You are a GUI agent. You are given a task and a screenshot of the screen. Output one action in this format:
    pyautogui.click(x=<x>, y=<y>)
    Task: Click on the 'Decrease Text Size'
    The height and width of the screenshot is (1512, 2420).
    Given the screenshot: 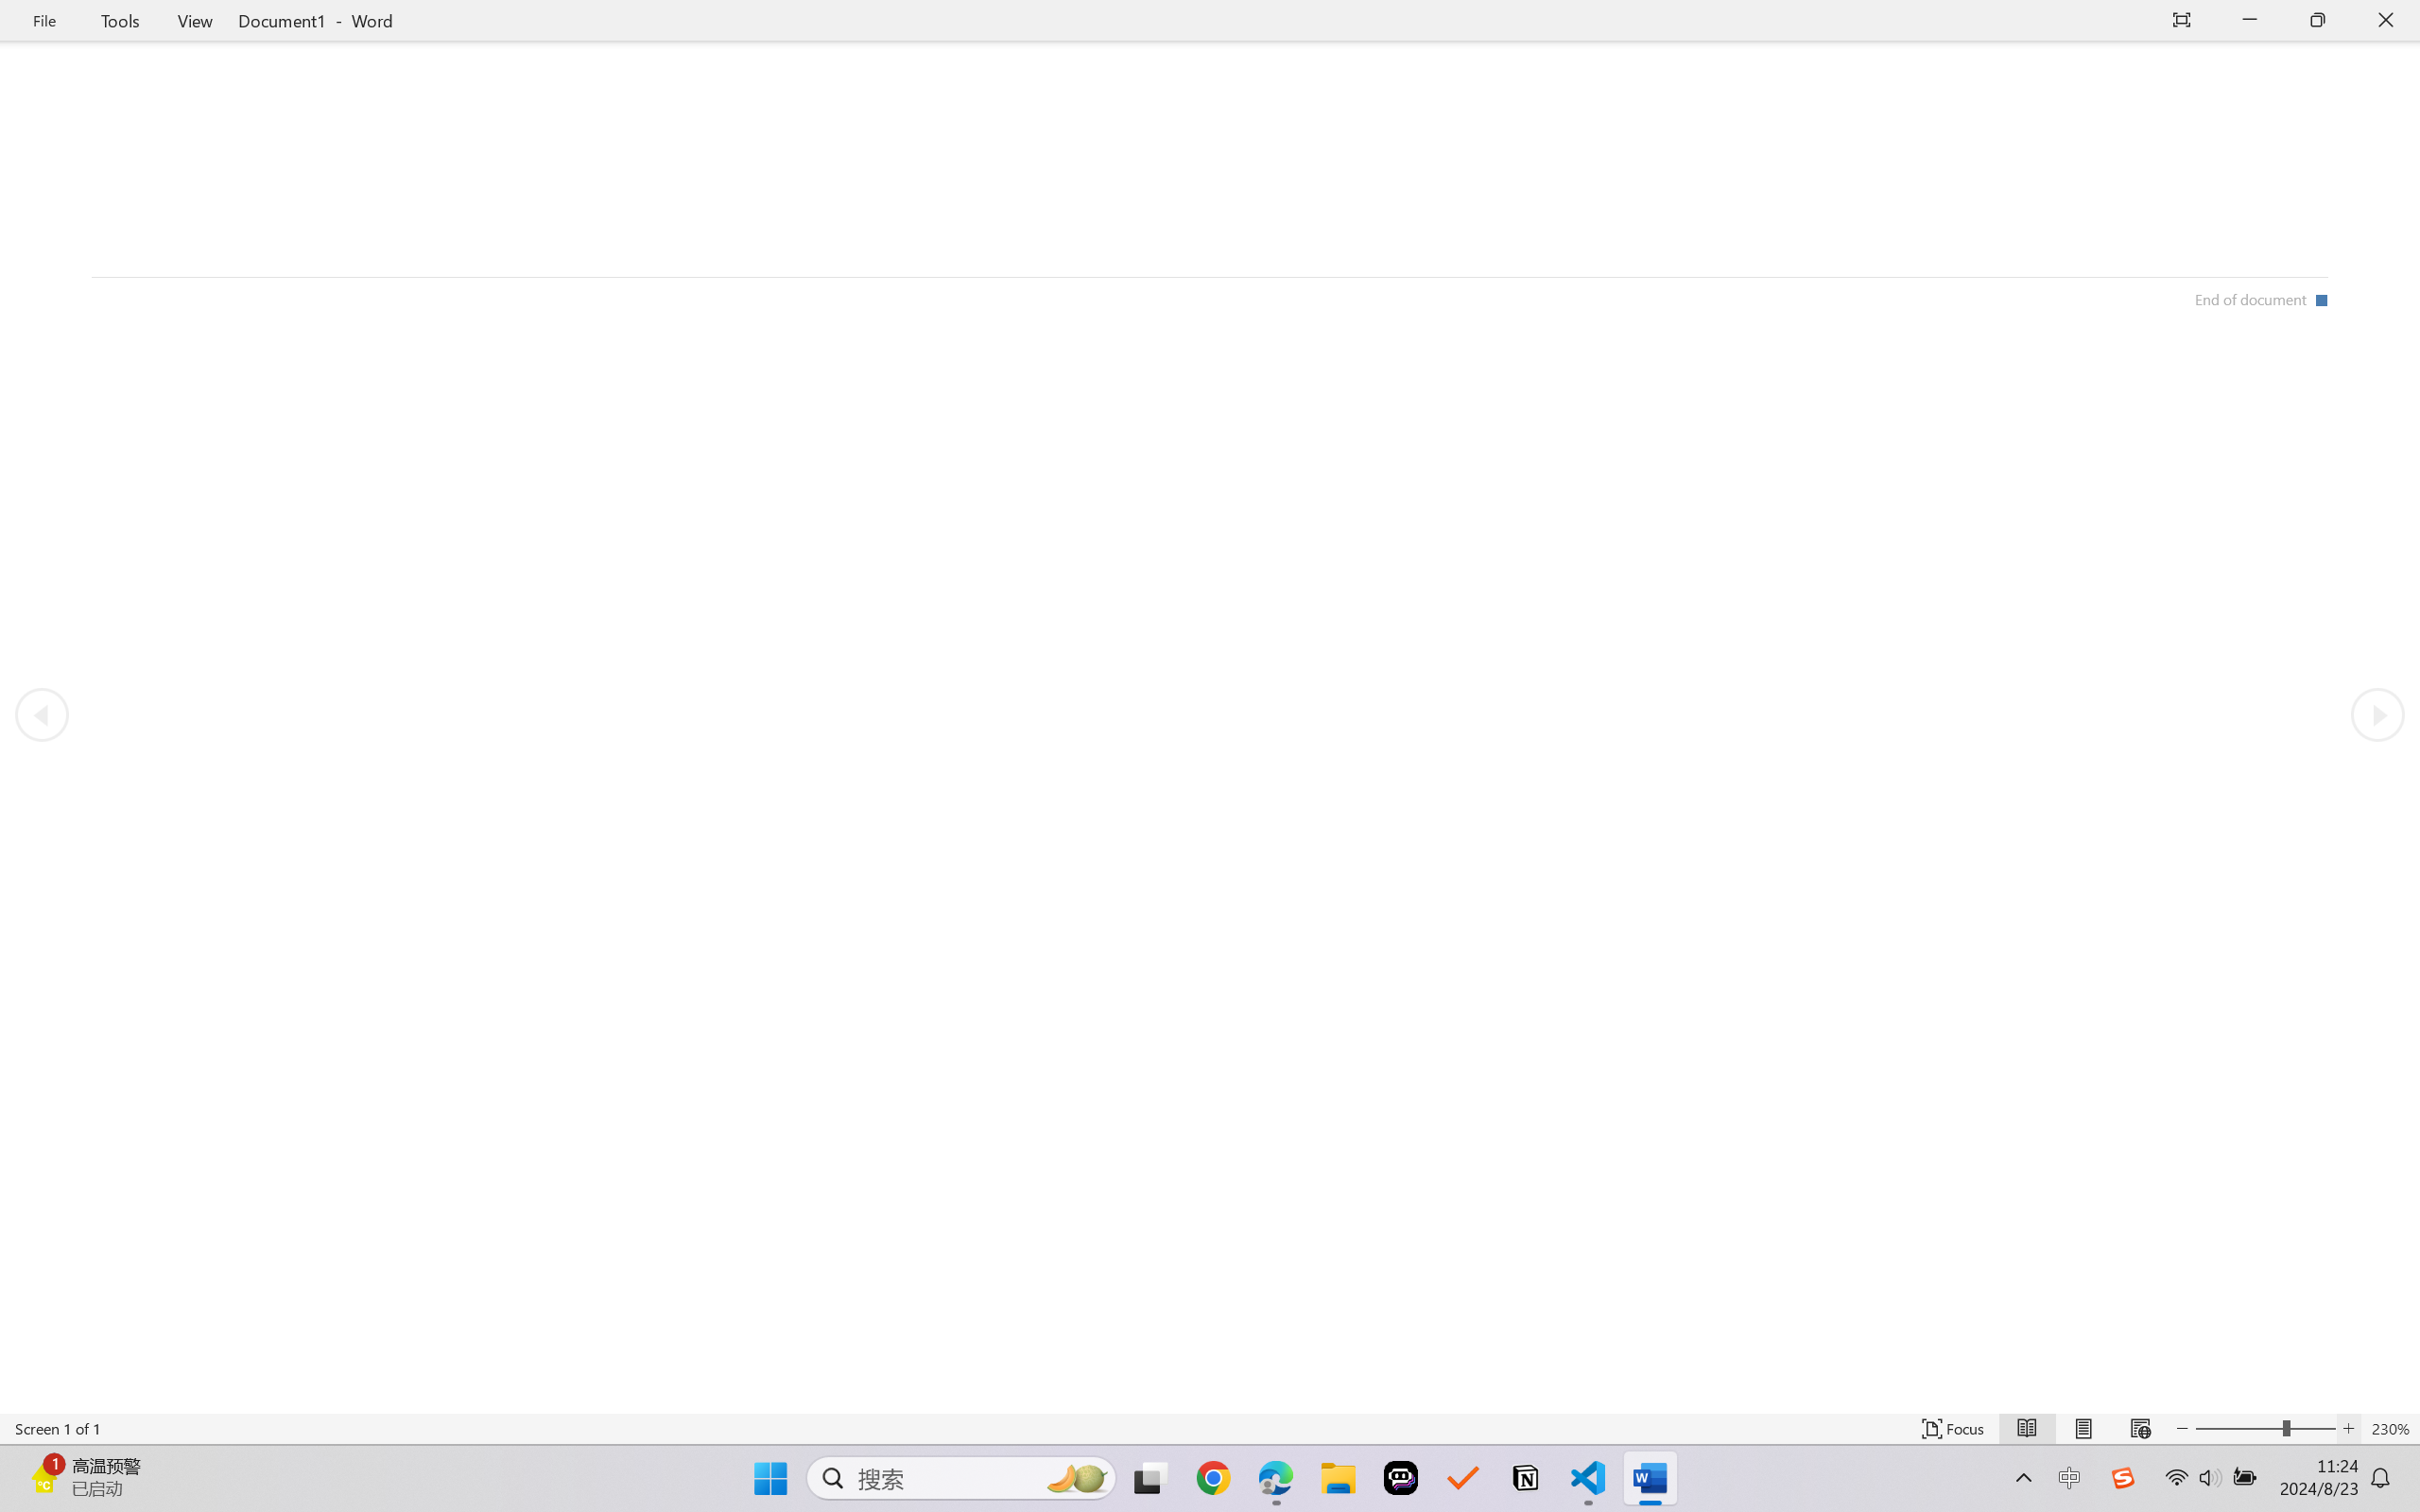 What is the action you would take?
    pyautogui.click(x=2182, y=1428)
    